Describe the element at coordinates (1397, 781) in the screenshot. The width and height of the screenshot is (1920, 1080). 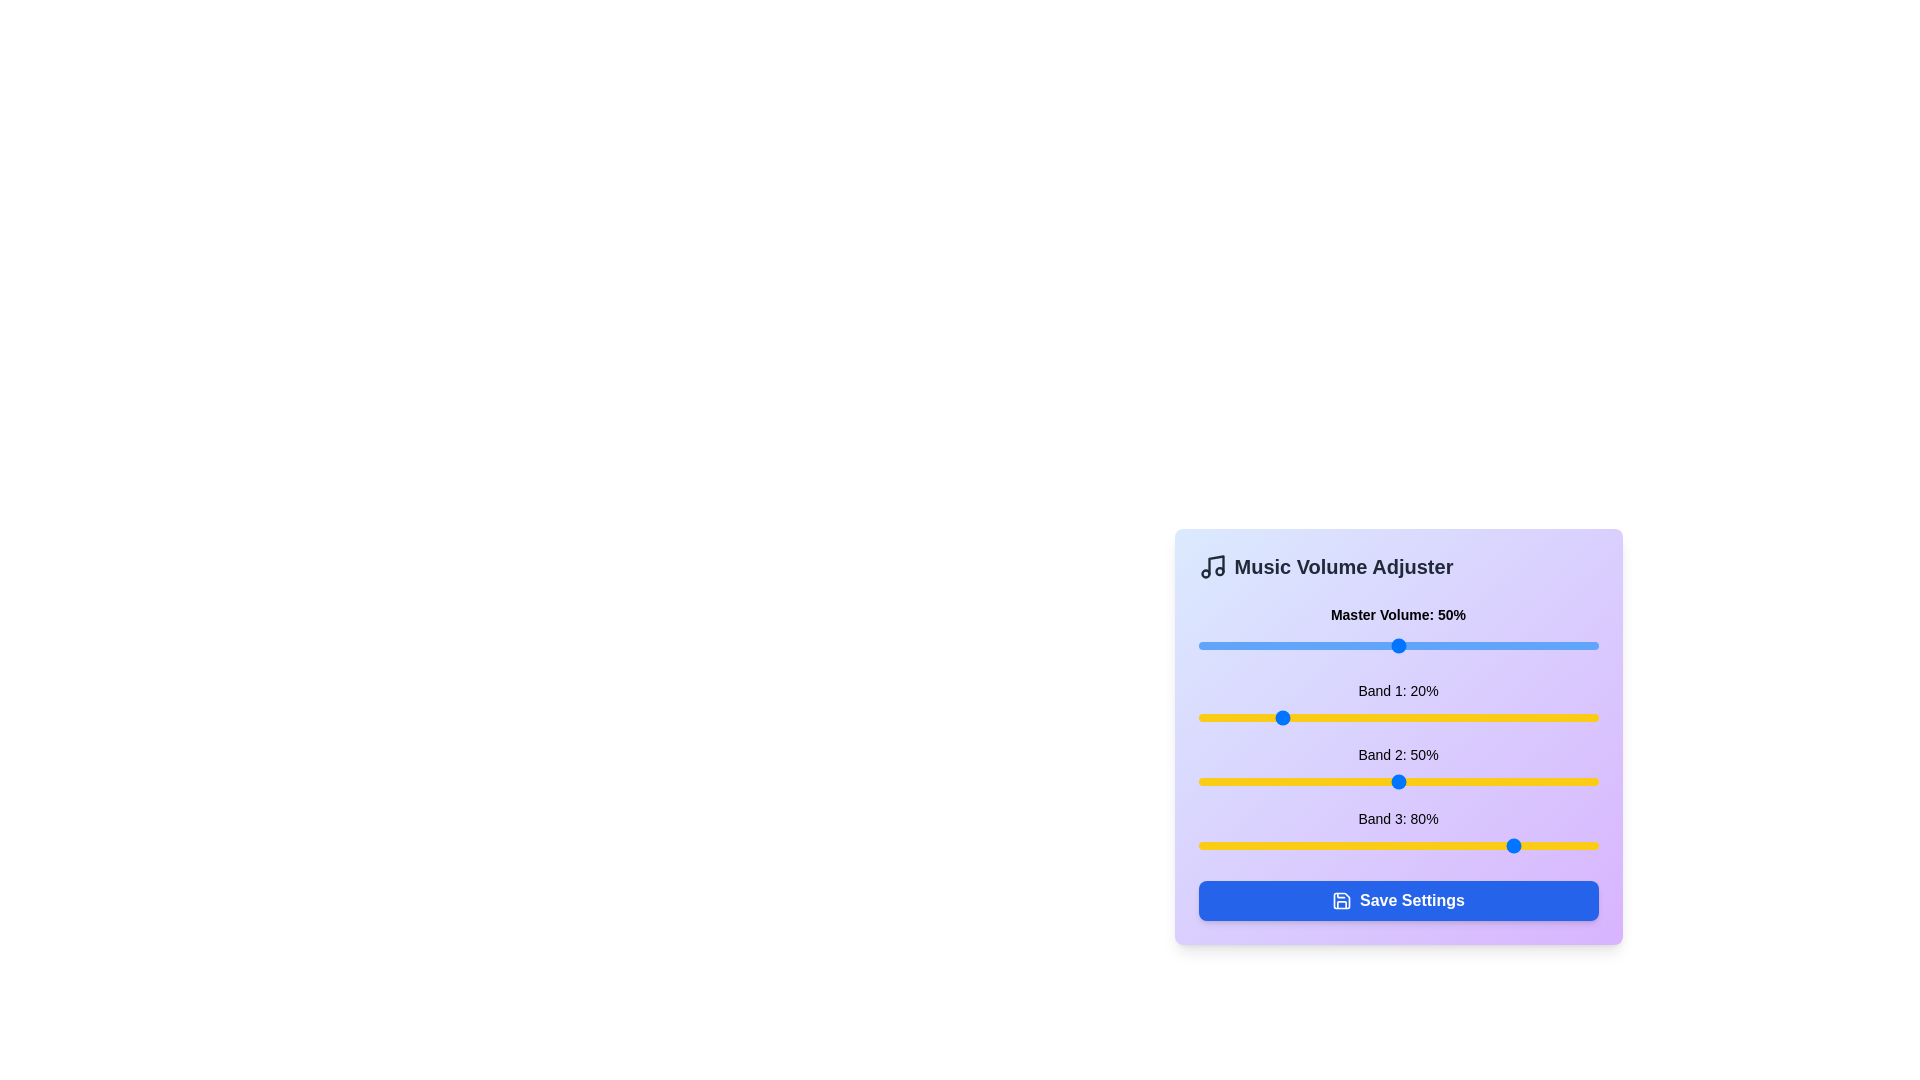
I see `the 'Band 2' slider` at that location.